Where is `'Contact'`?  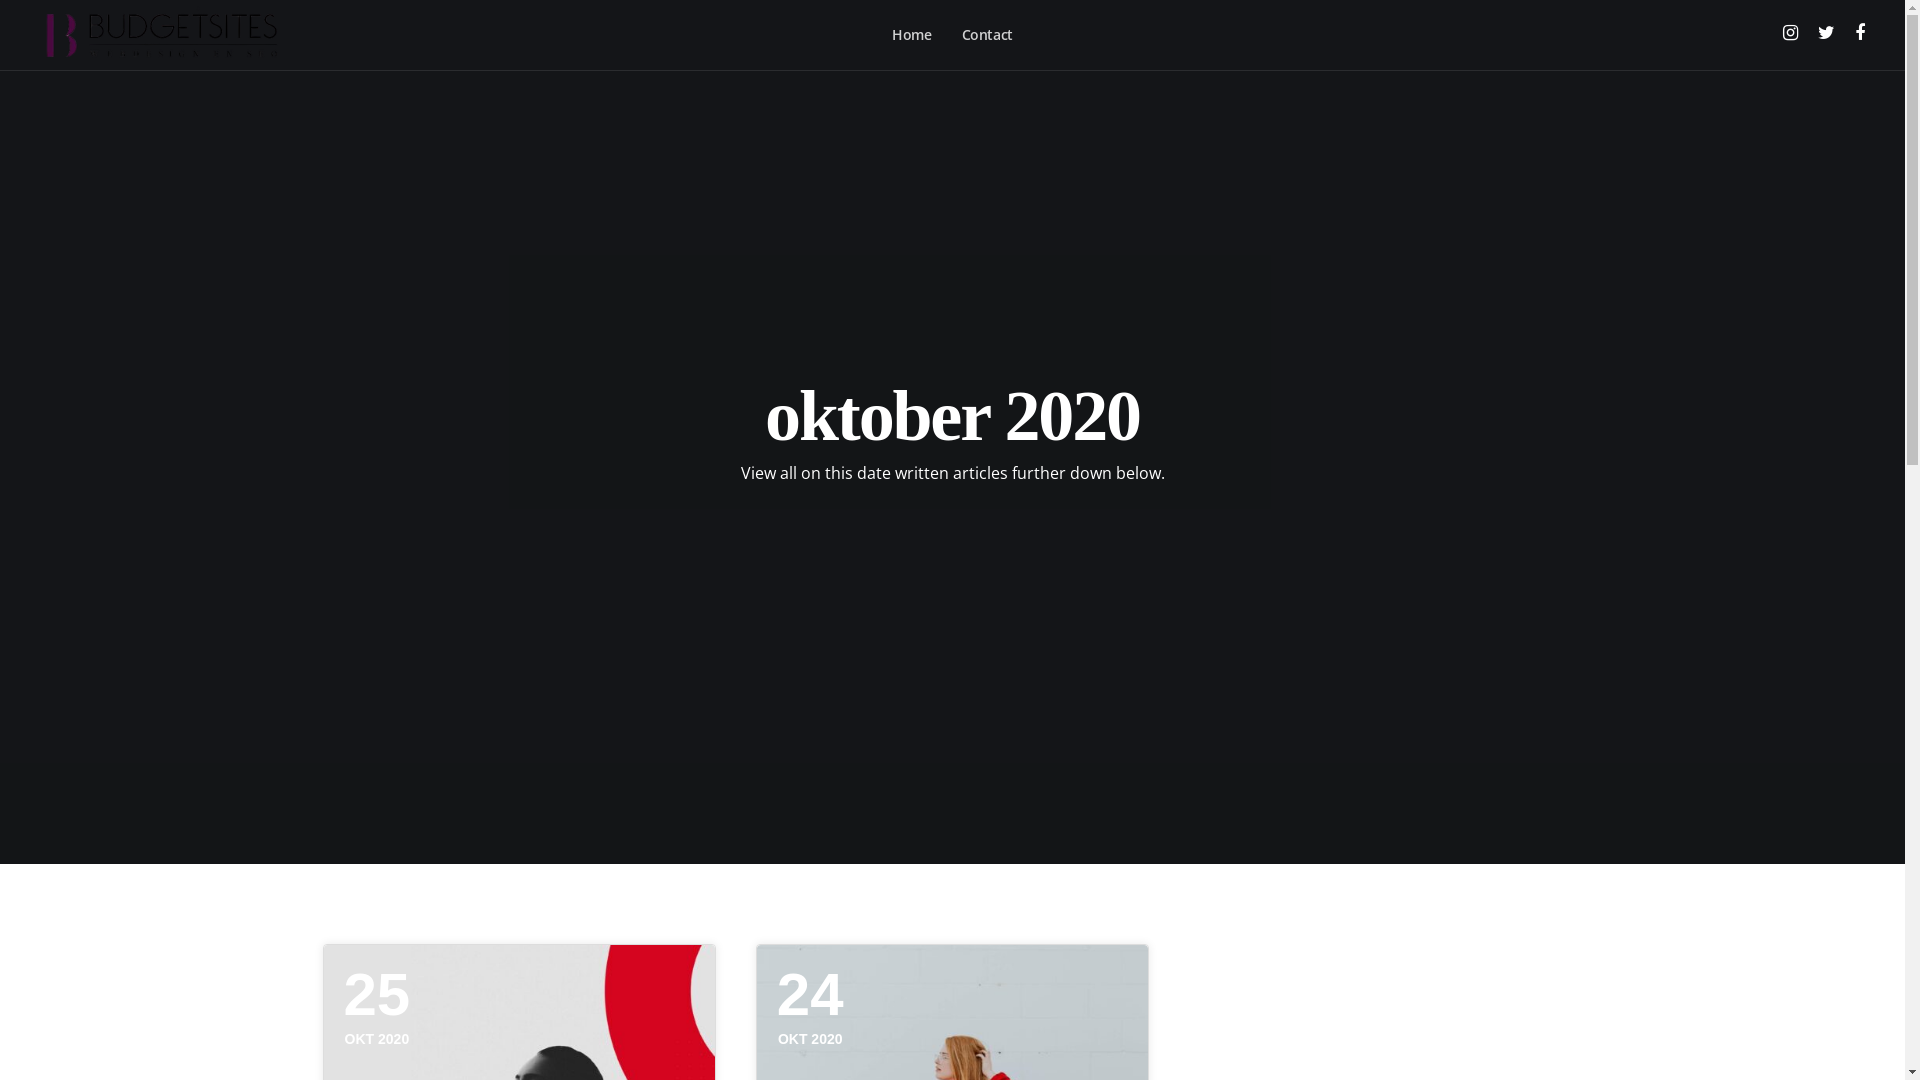
'Contact' is located at coordinates (987, 34).